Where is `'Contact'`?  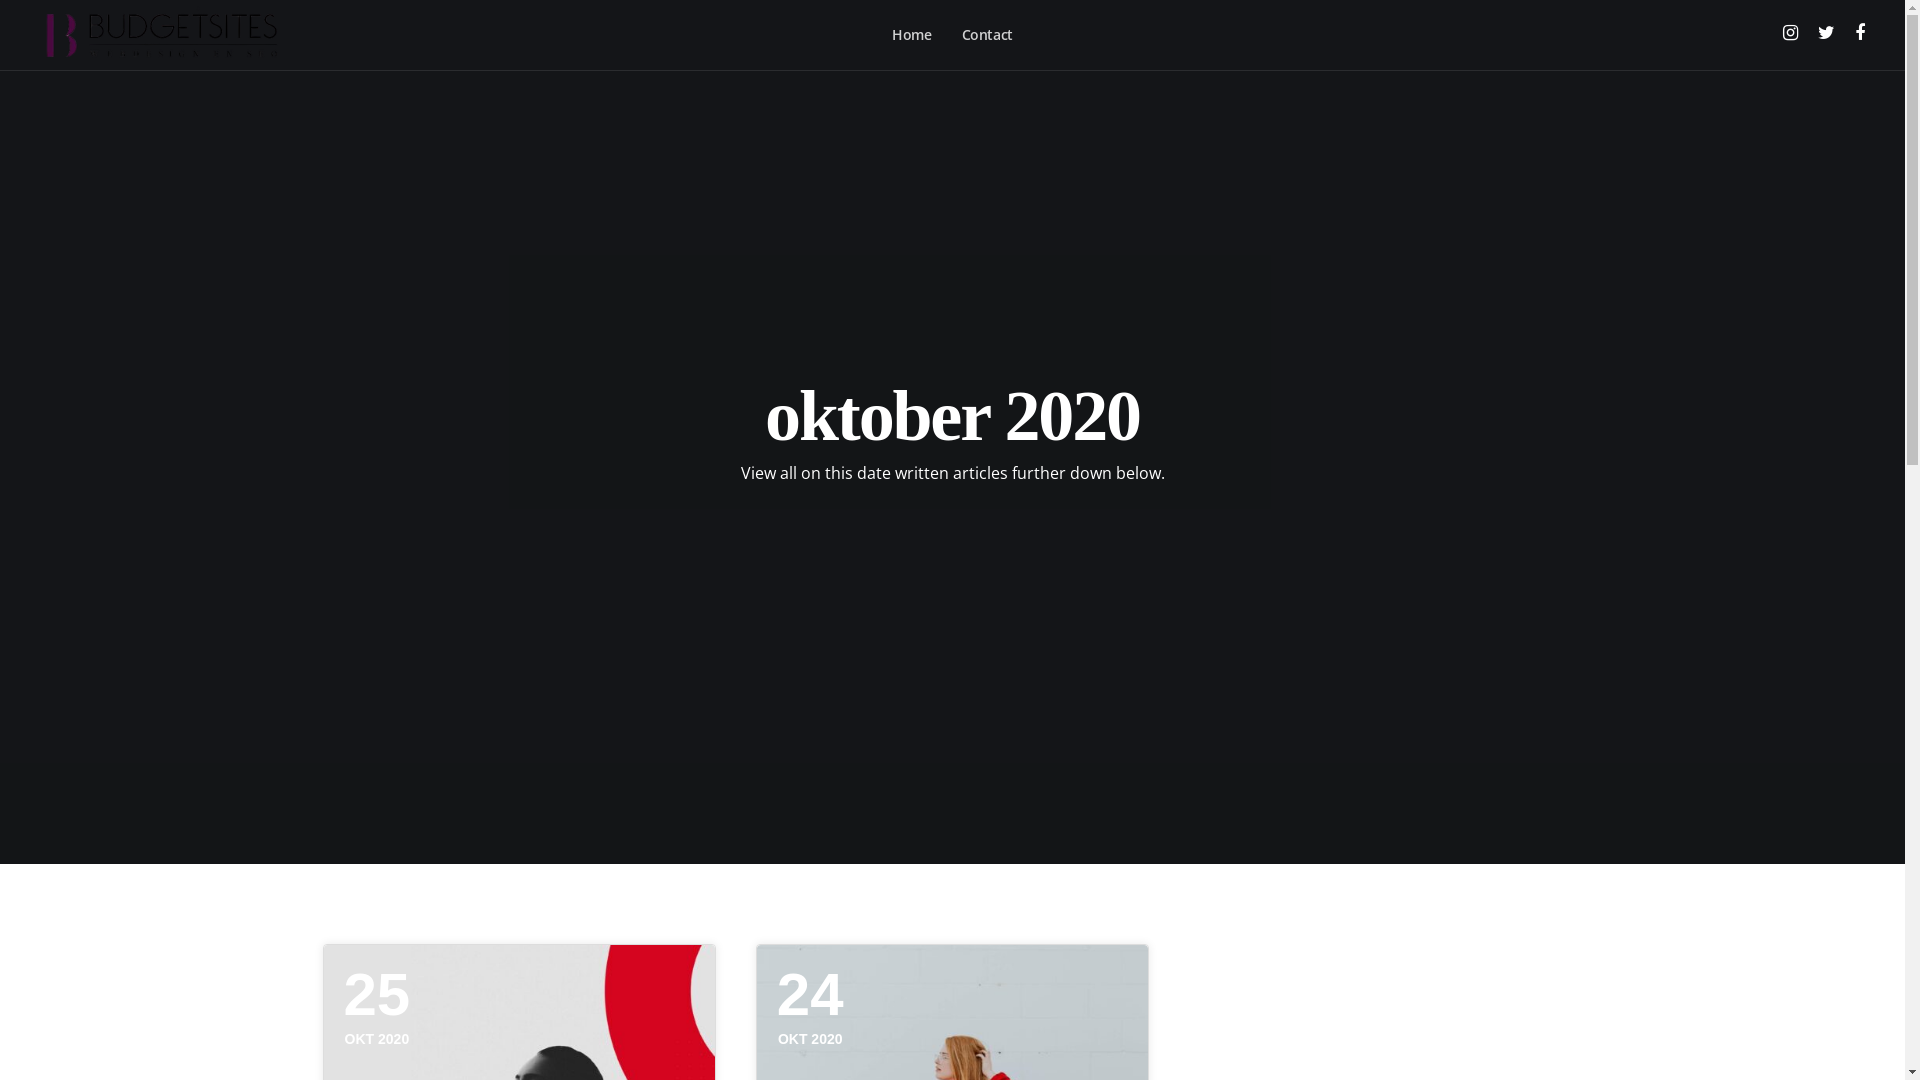
'Contact' is located at coordinates (987, 34).